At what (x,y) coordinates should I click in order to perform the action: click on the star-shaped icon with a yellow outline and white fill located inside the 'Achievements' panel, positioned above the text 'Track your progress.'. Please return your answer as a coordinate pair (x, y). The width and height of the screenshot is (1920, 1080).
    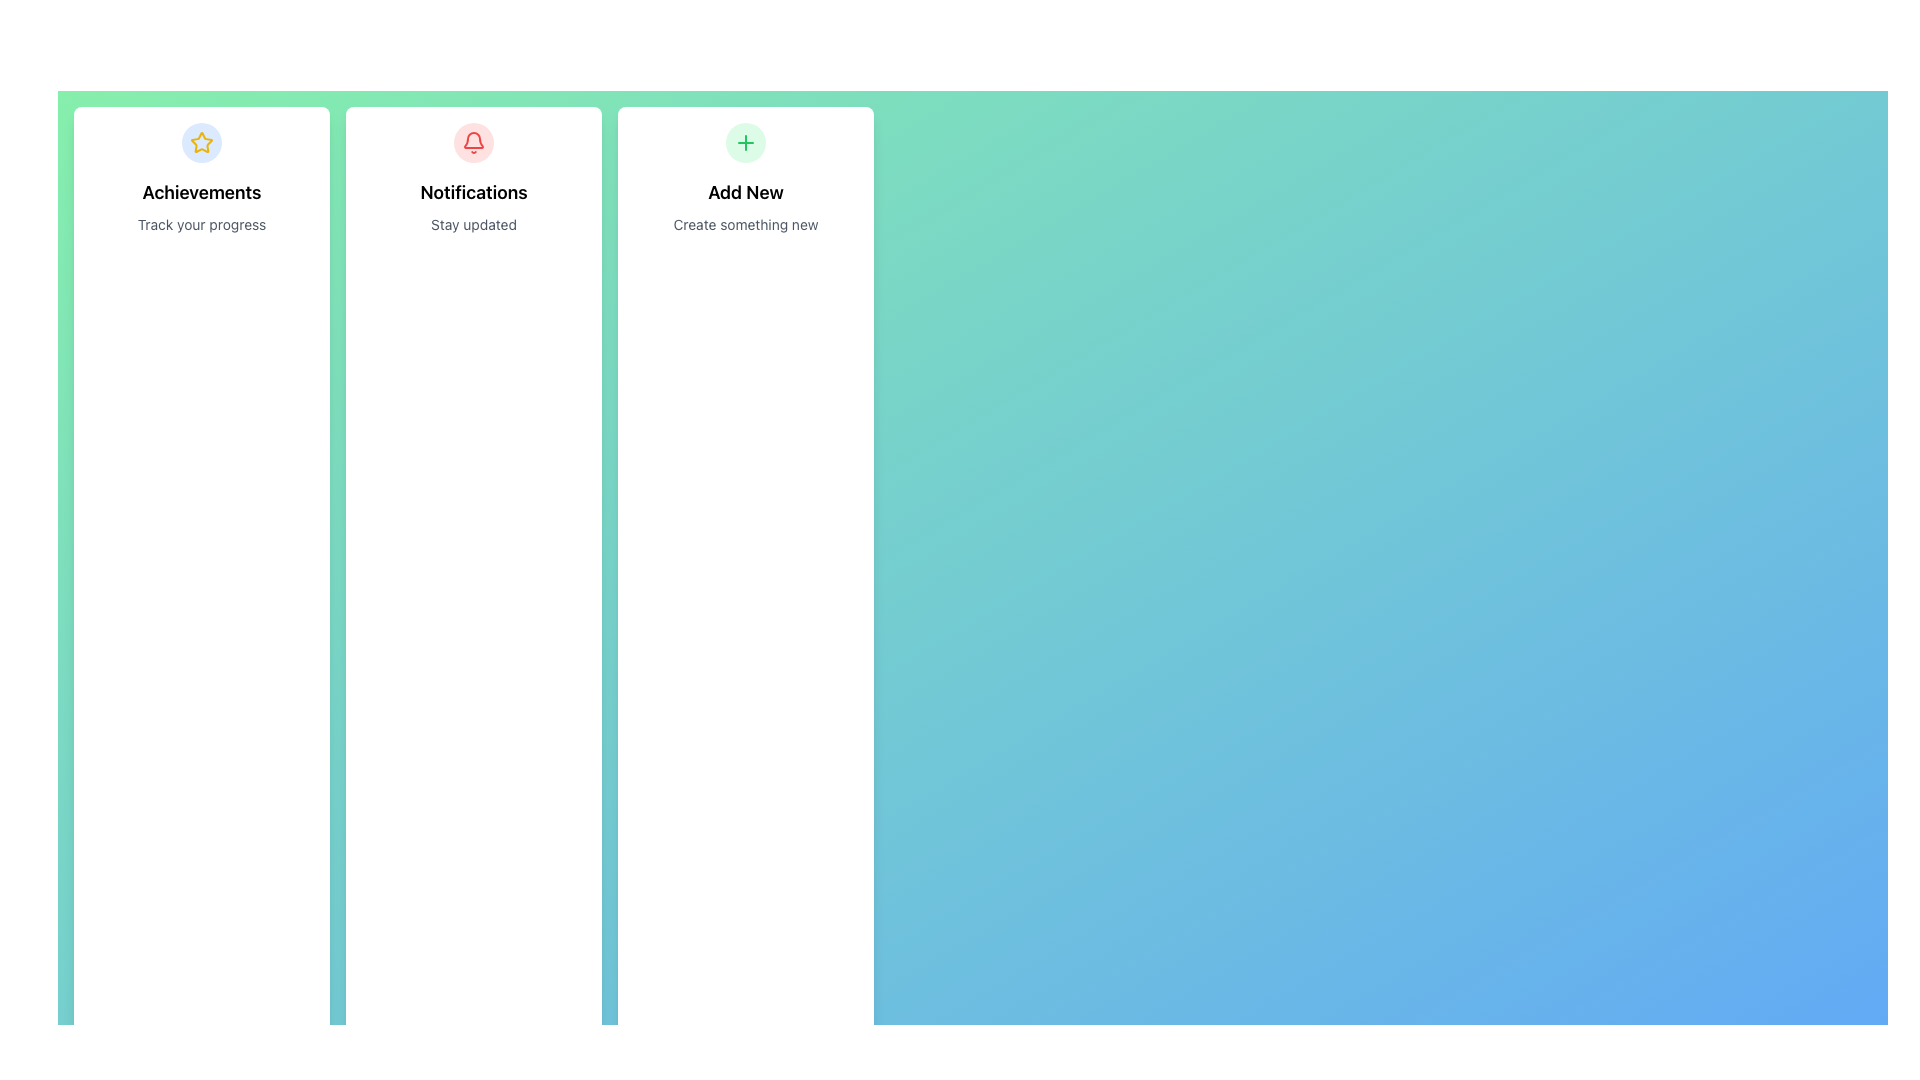
    Looking at the image, I should click on (201, 141).